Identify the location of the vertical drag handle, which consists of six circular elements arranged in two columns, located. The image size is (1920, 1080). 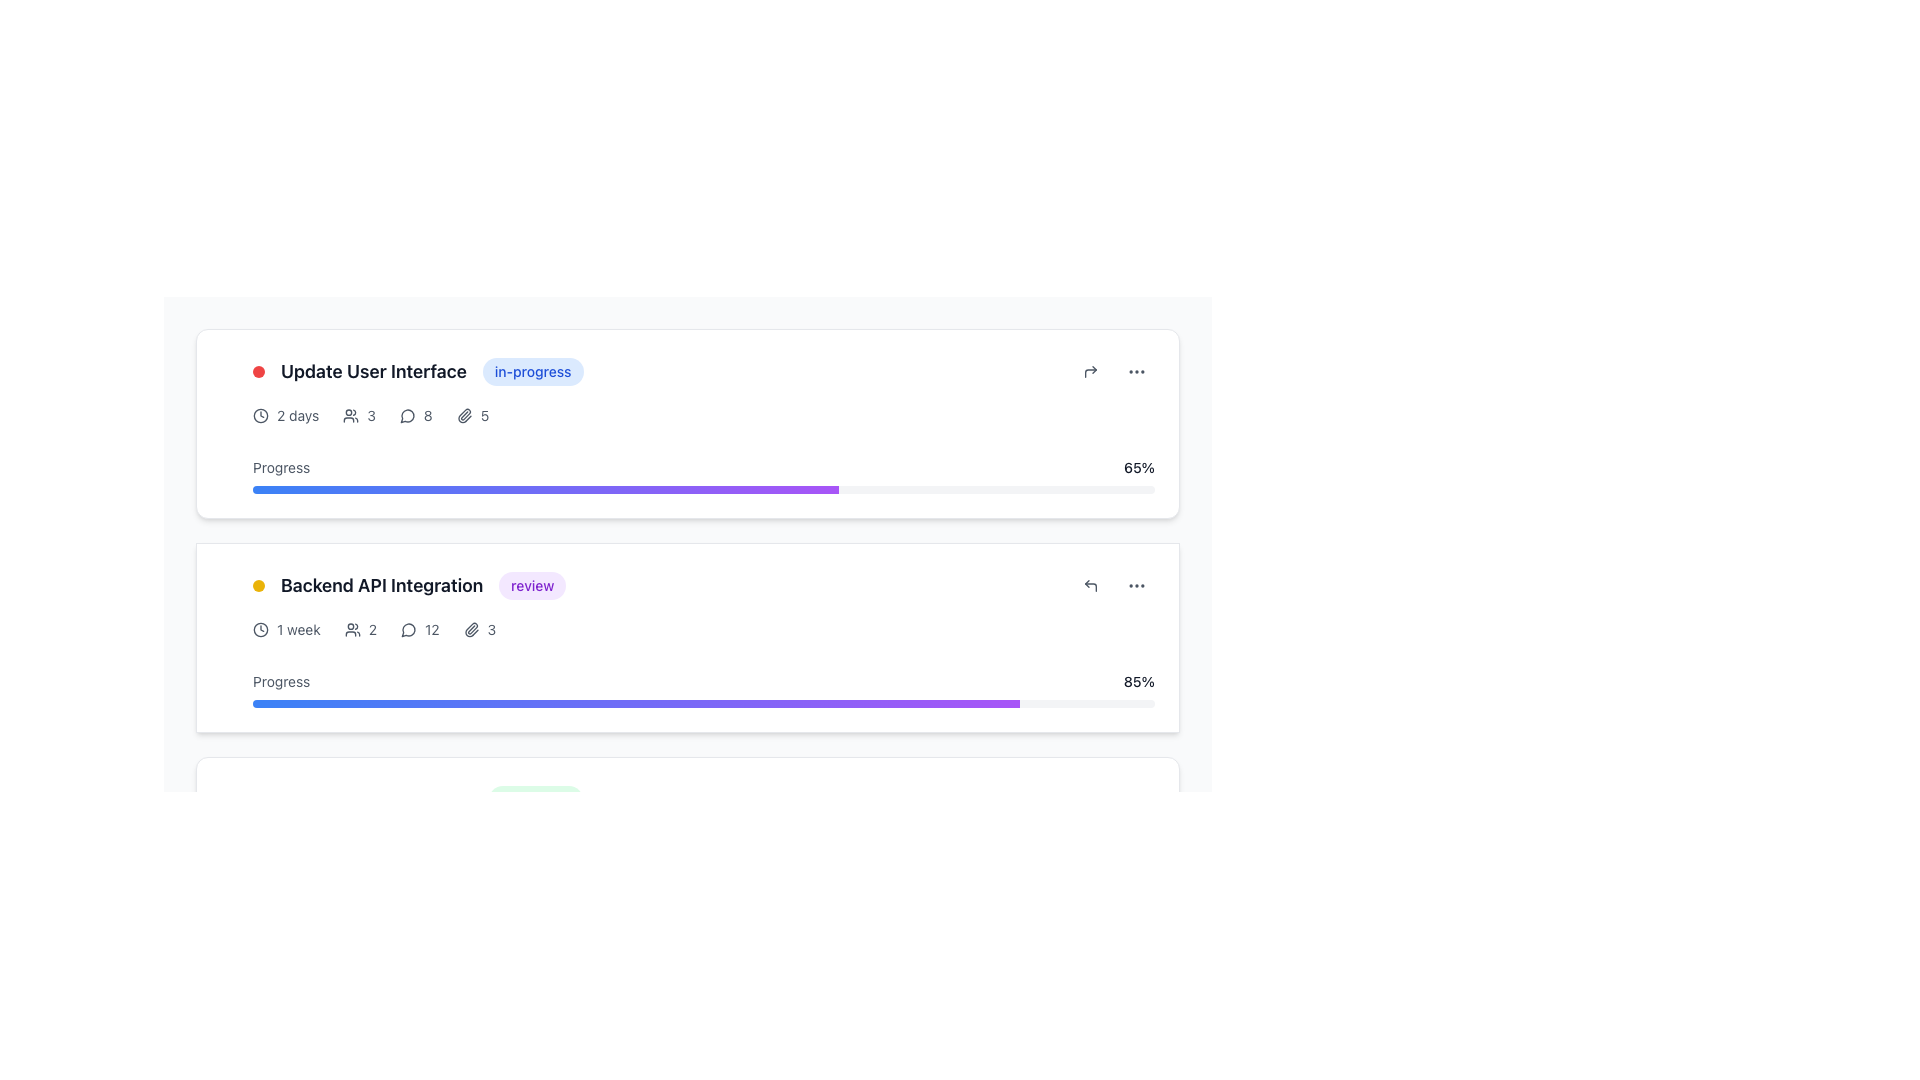
(222, 423).